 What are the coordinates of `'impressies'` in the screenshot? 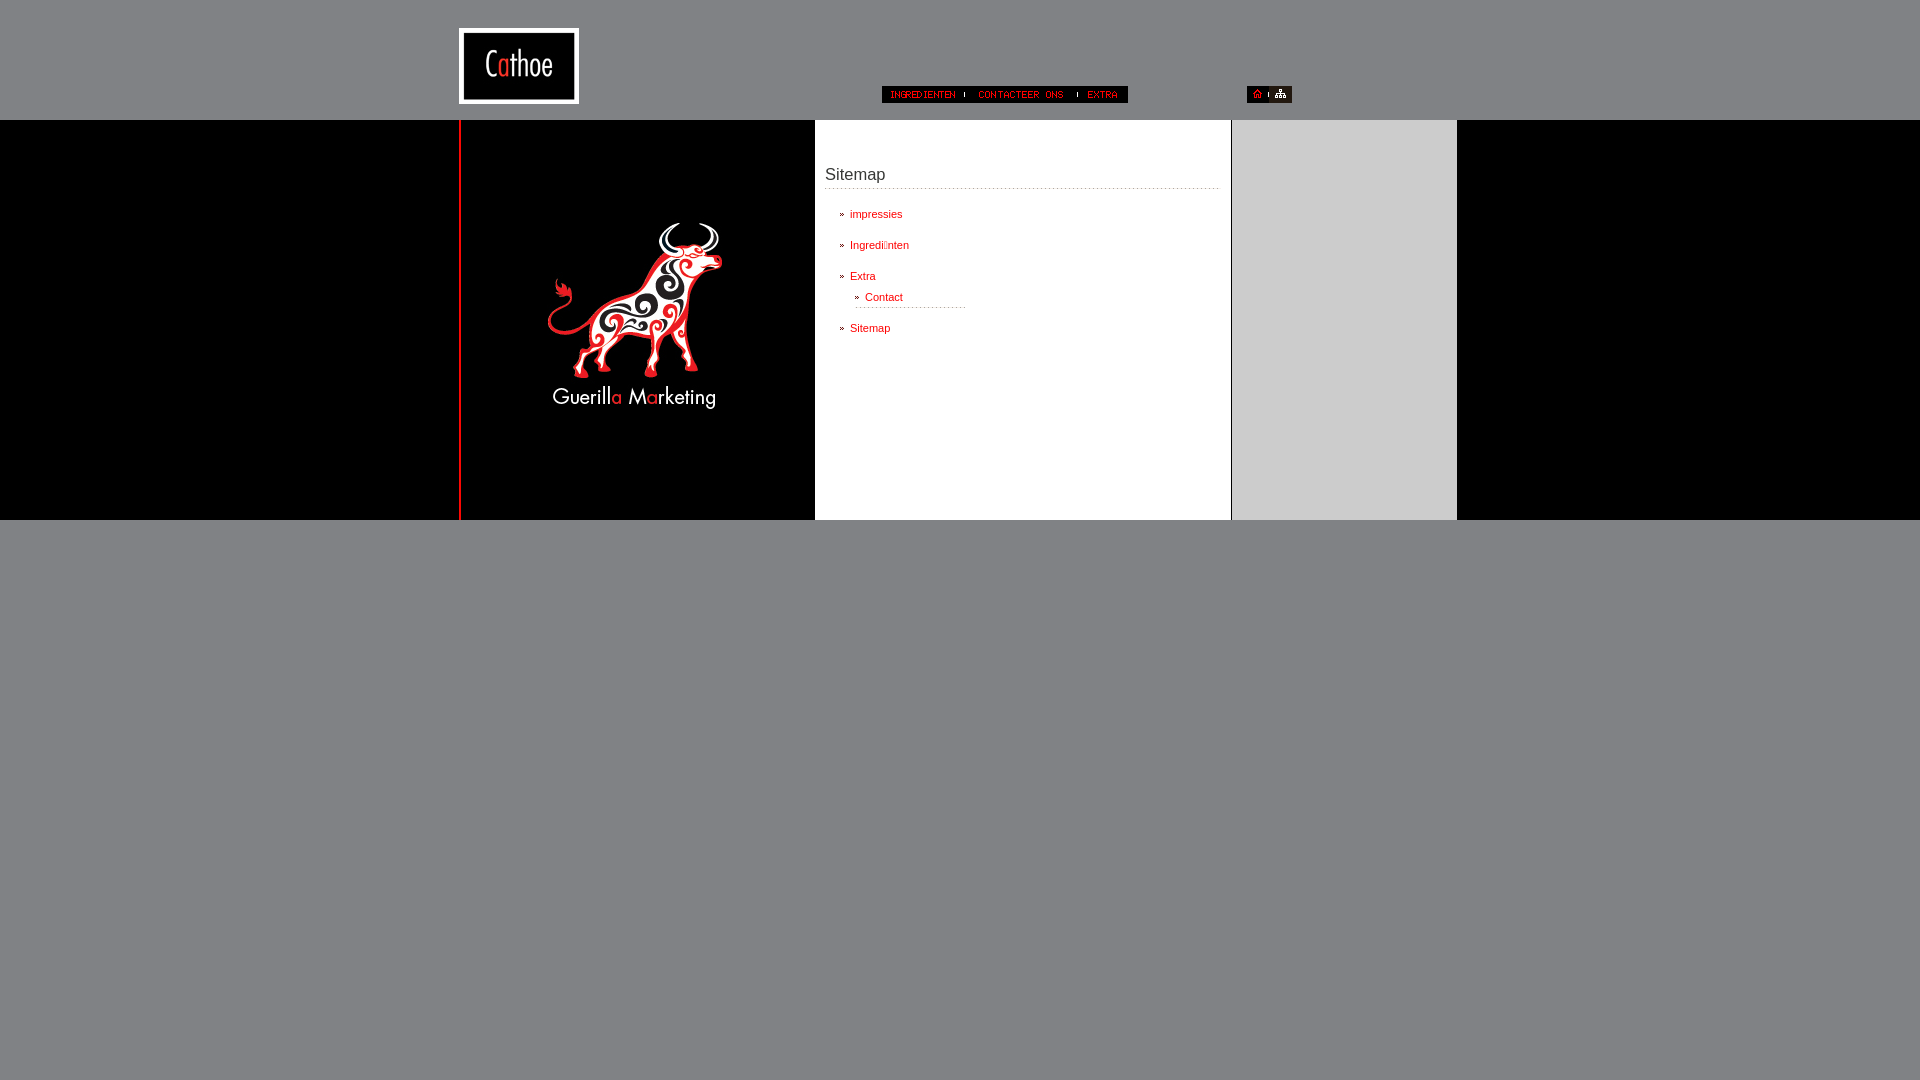 It's located at (893, 213).